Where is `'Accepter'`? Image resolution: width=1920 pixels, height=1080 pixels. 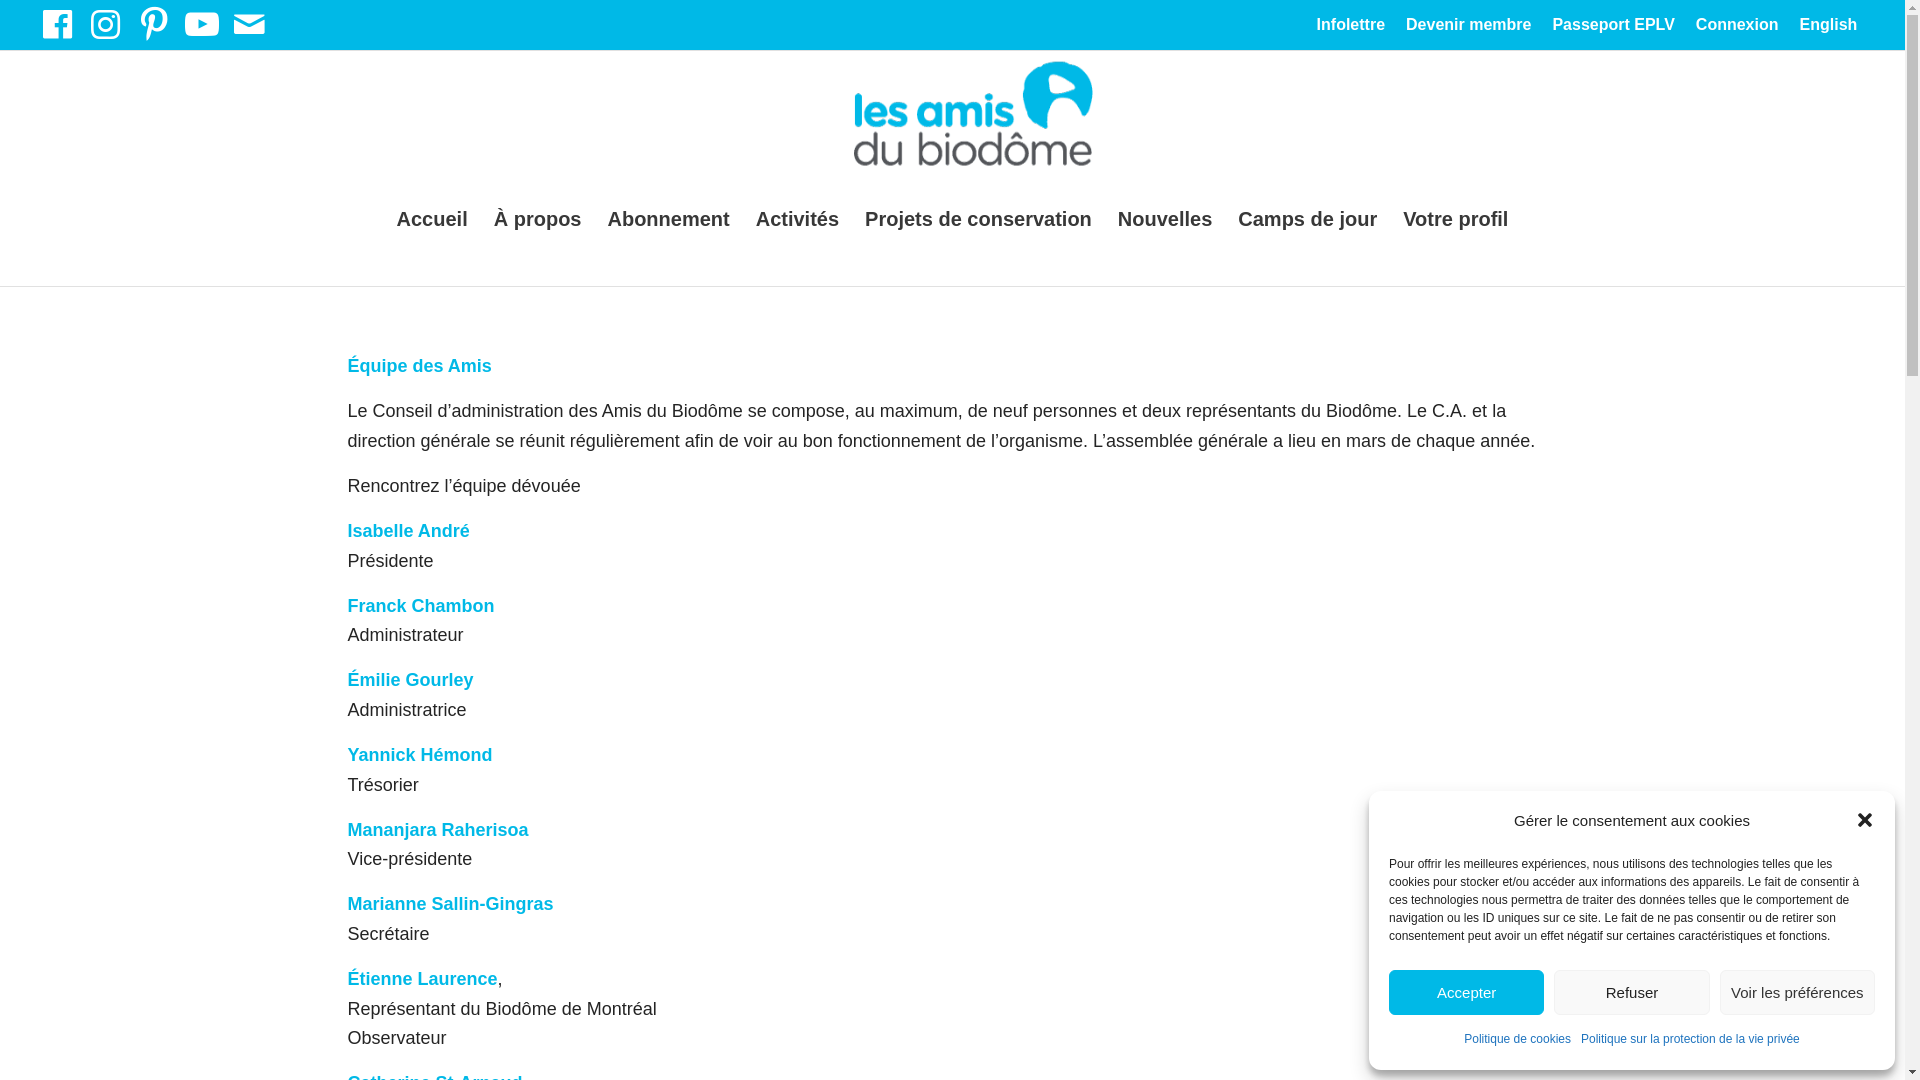
'Accepter' is located at coordinates (1466, 992).